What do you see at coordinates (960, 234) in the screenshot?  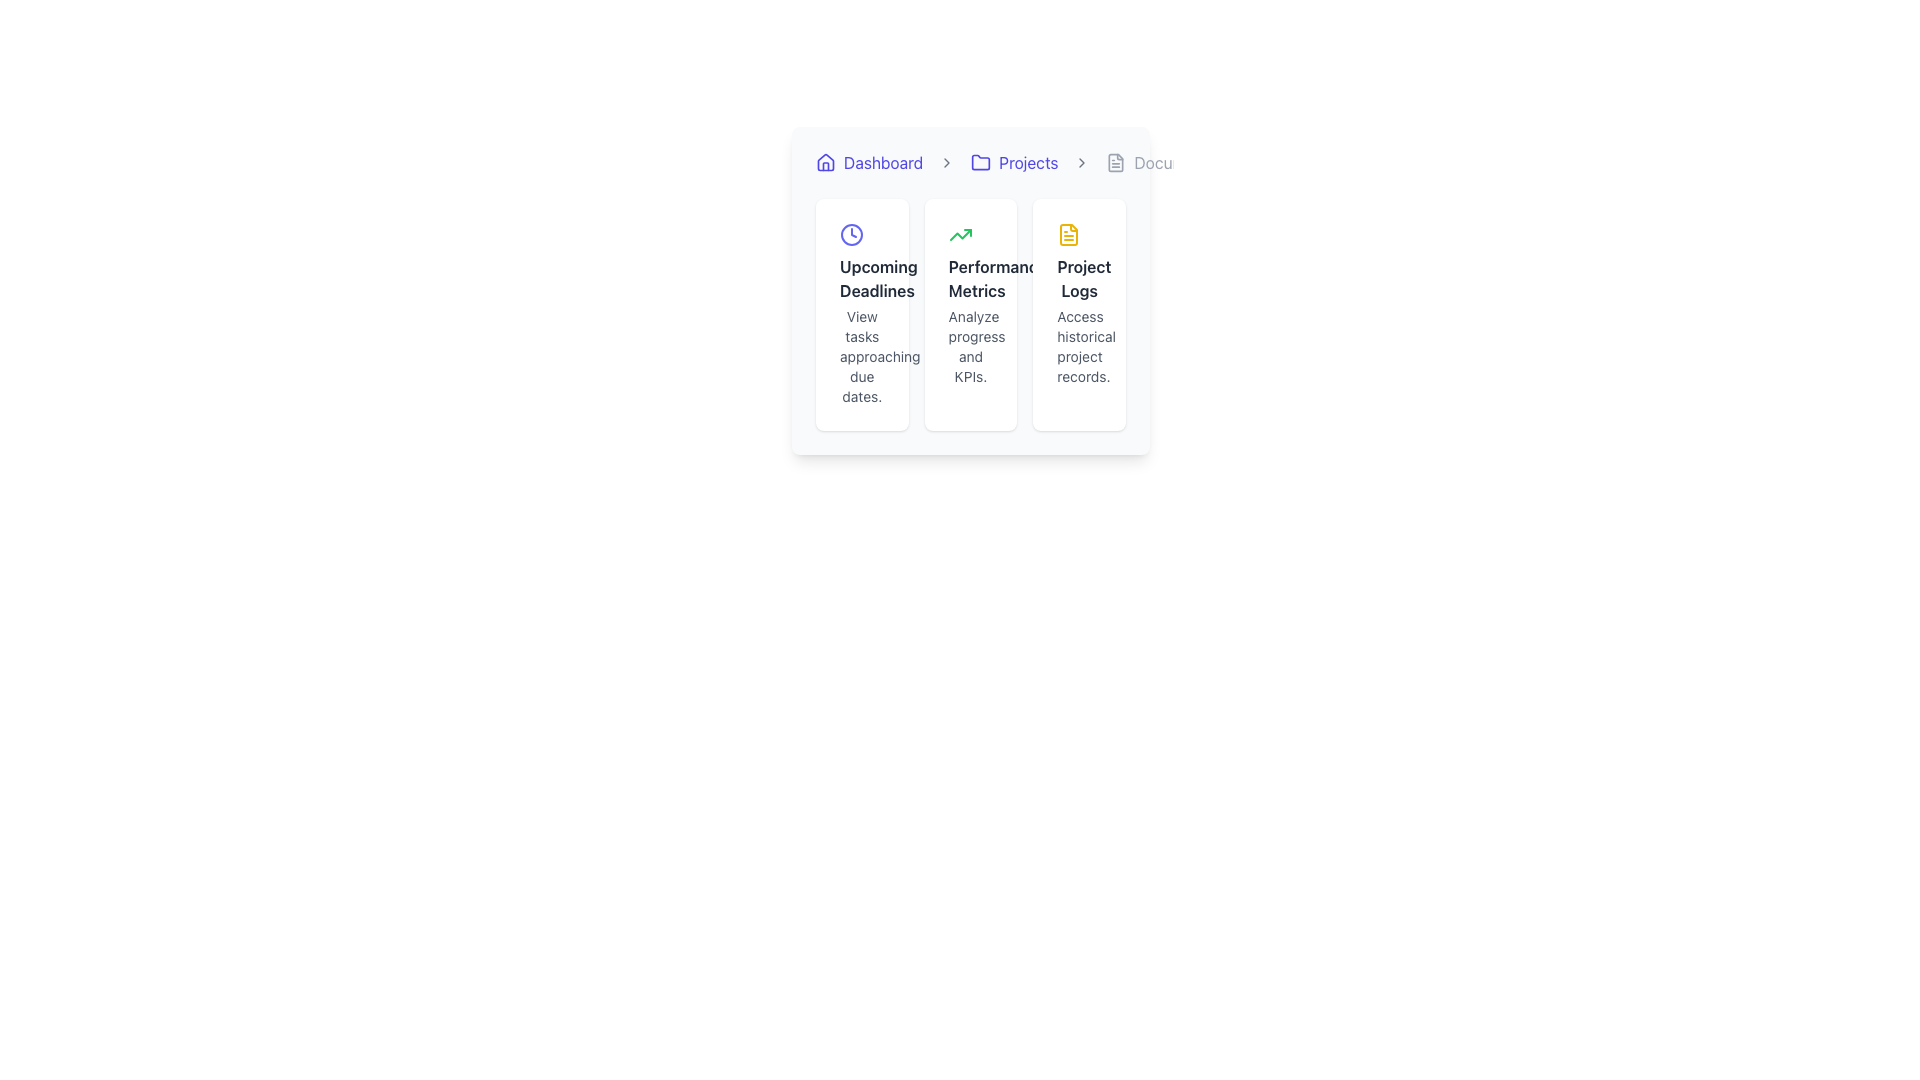 I see `the small green triangular line indicating a trend within the green trending-up icon, located above the 'Performance Metrics' card` at bounding box center [960, 234].